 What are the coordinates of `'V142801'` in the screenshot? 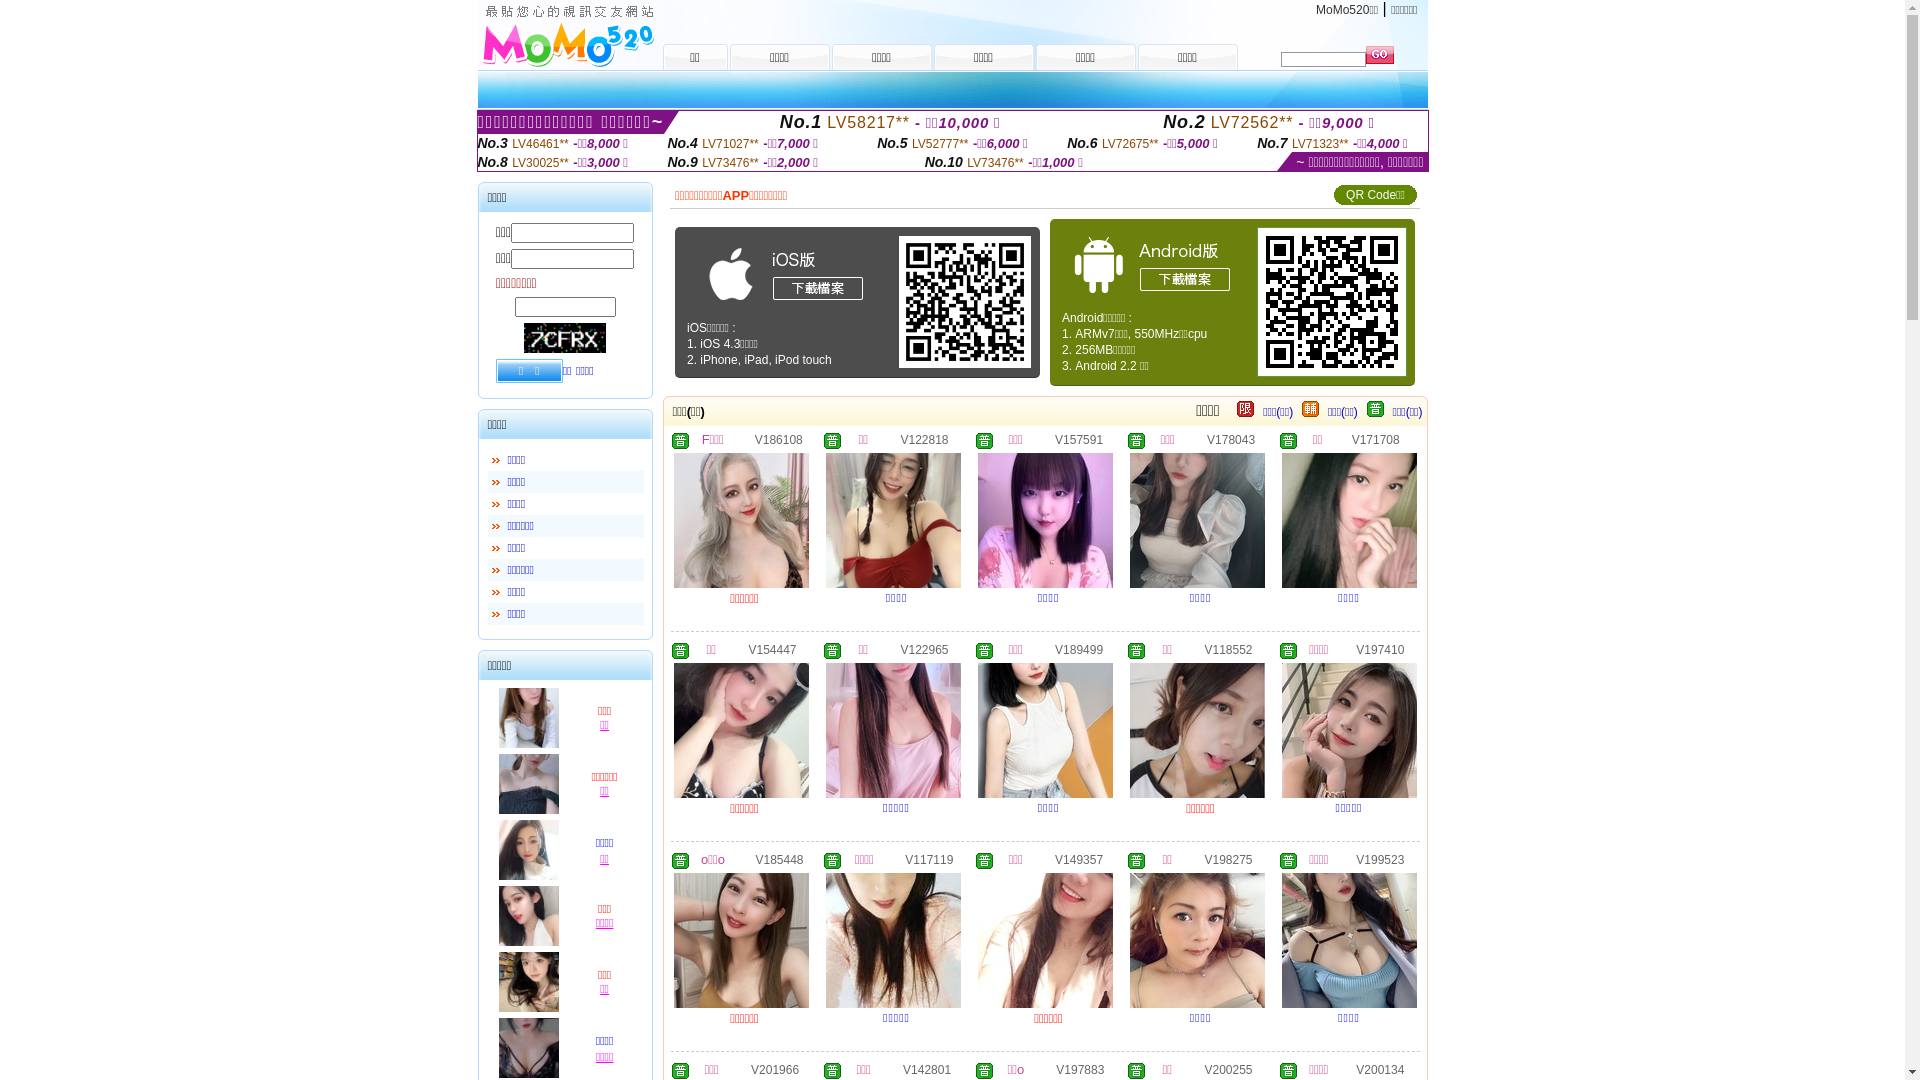 It's located at (925, 1067).